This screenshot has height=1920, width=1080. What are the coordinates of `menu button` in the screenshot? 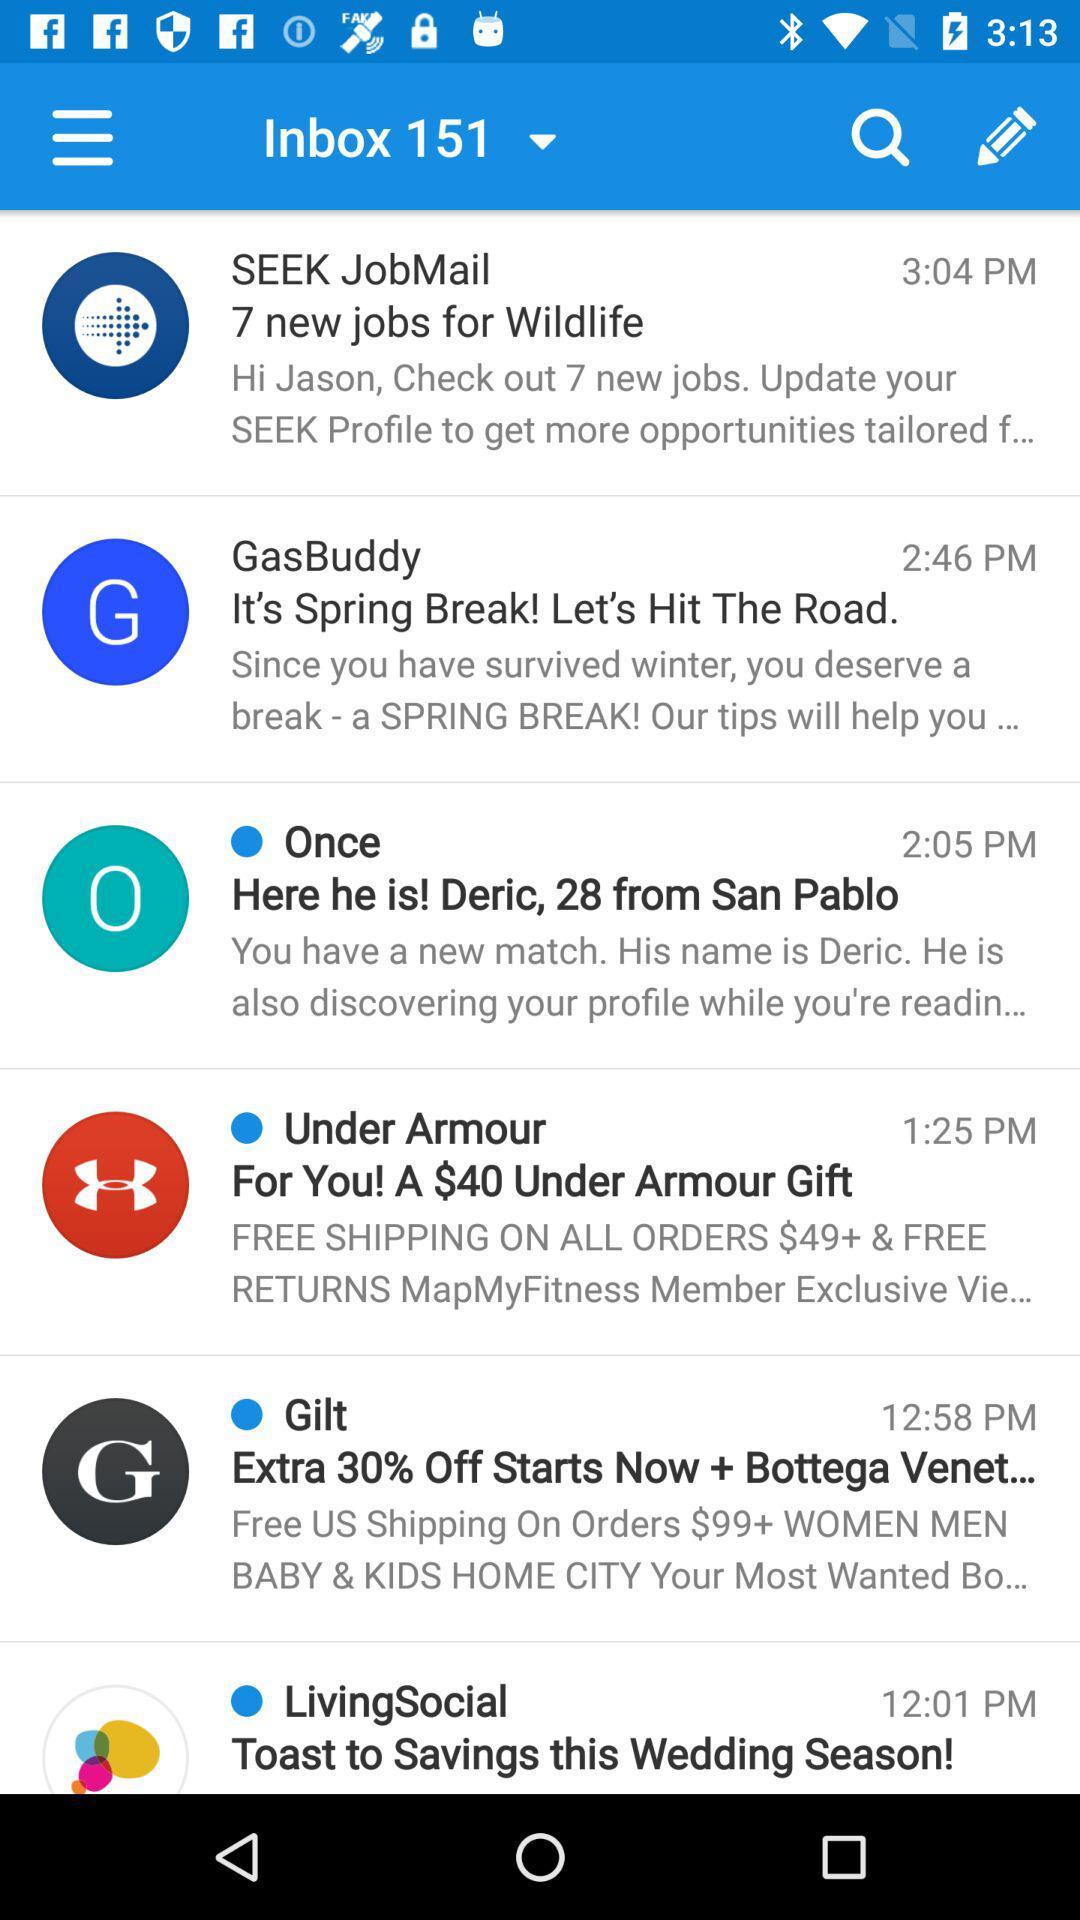 It's located at (83, 136).